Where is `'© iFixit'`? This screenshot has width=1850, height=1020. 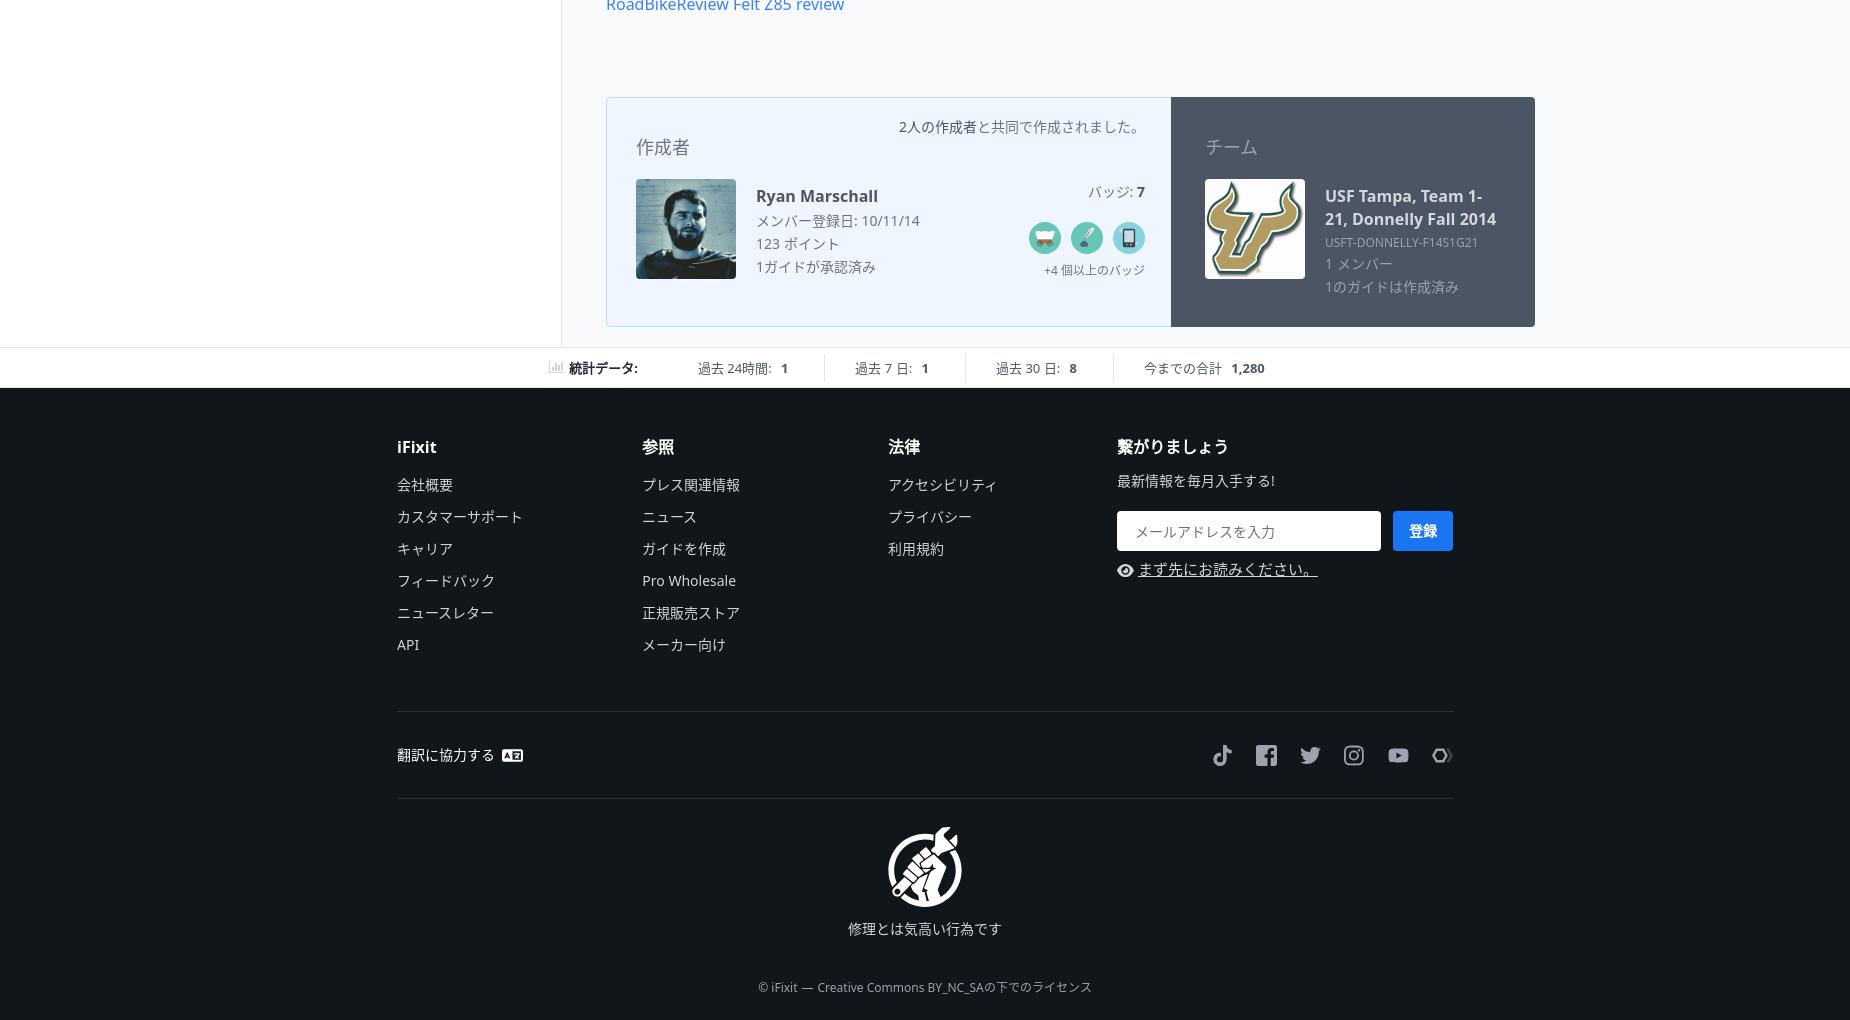 '© iFixit' is located at coordinates (777, 987).